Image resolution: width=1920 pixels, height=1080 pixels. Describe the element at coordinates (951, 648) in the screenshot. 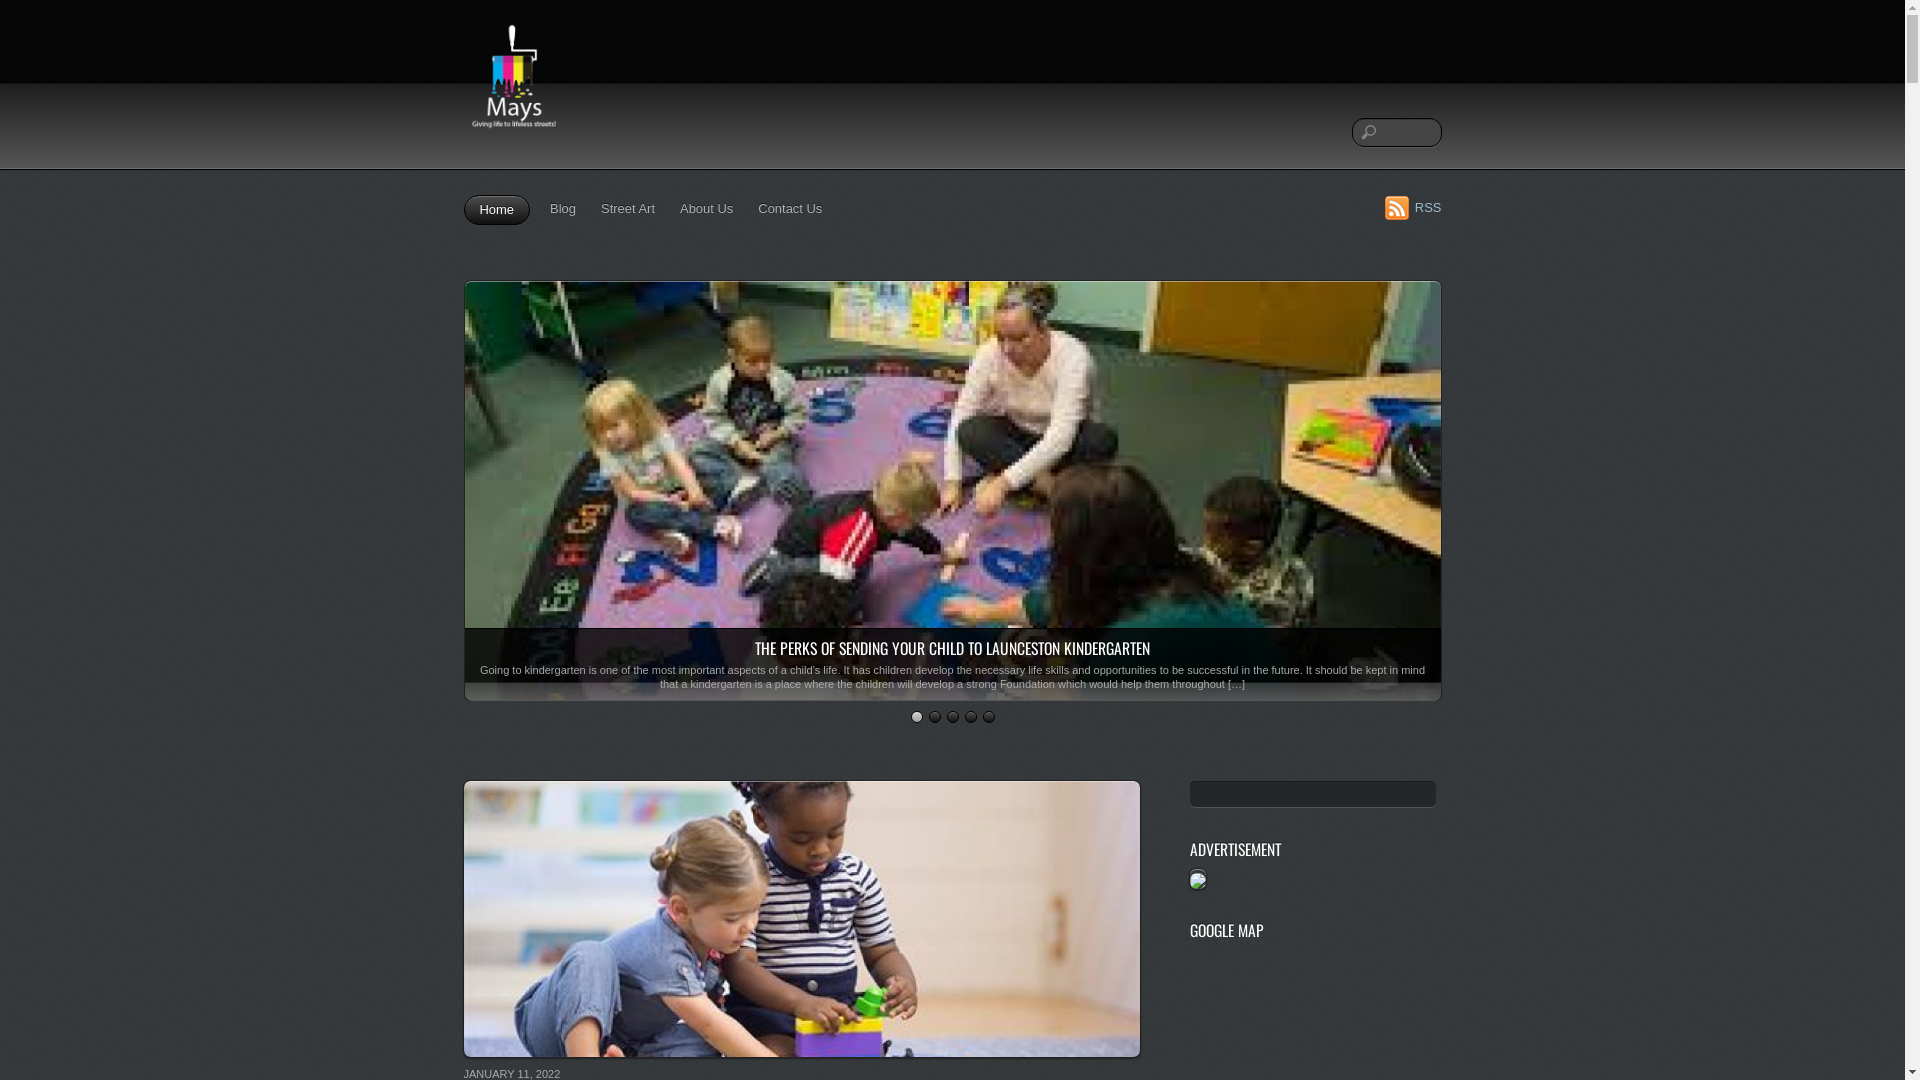

I see `'THE PERKS OF SENDING YOUR CHILD TO LAUNCESTON KINDERGARTEN'` at that location.